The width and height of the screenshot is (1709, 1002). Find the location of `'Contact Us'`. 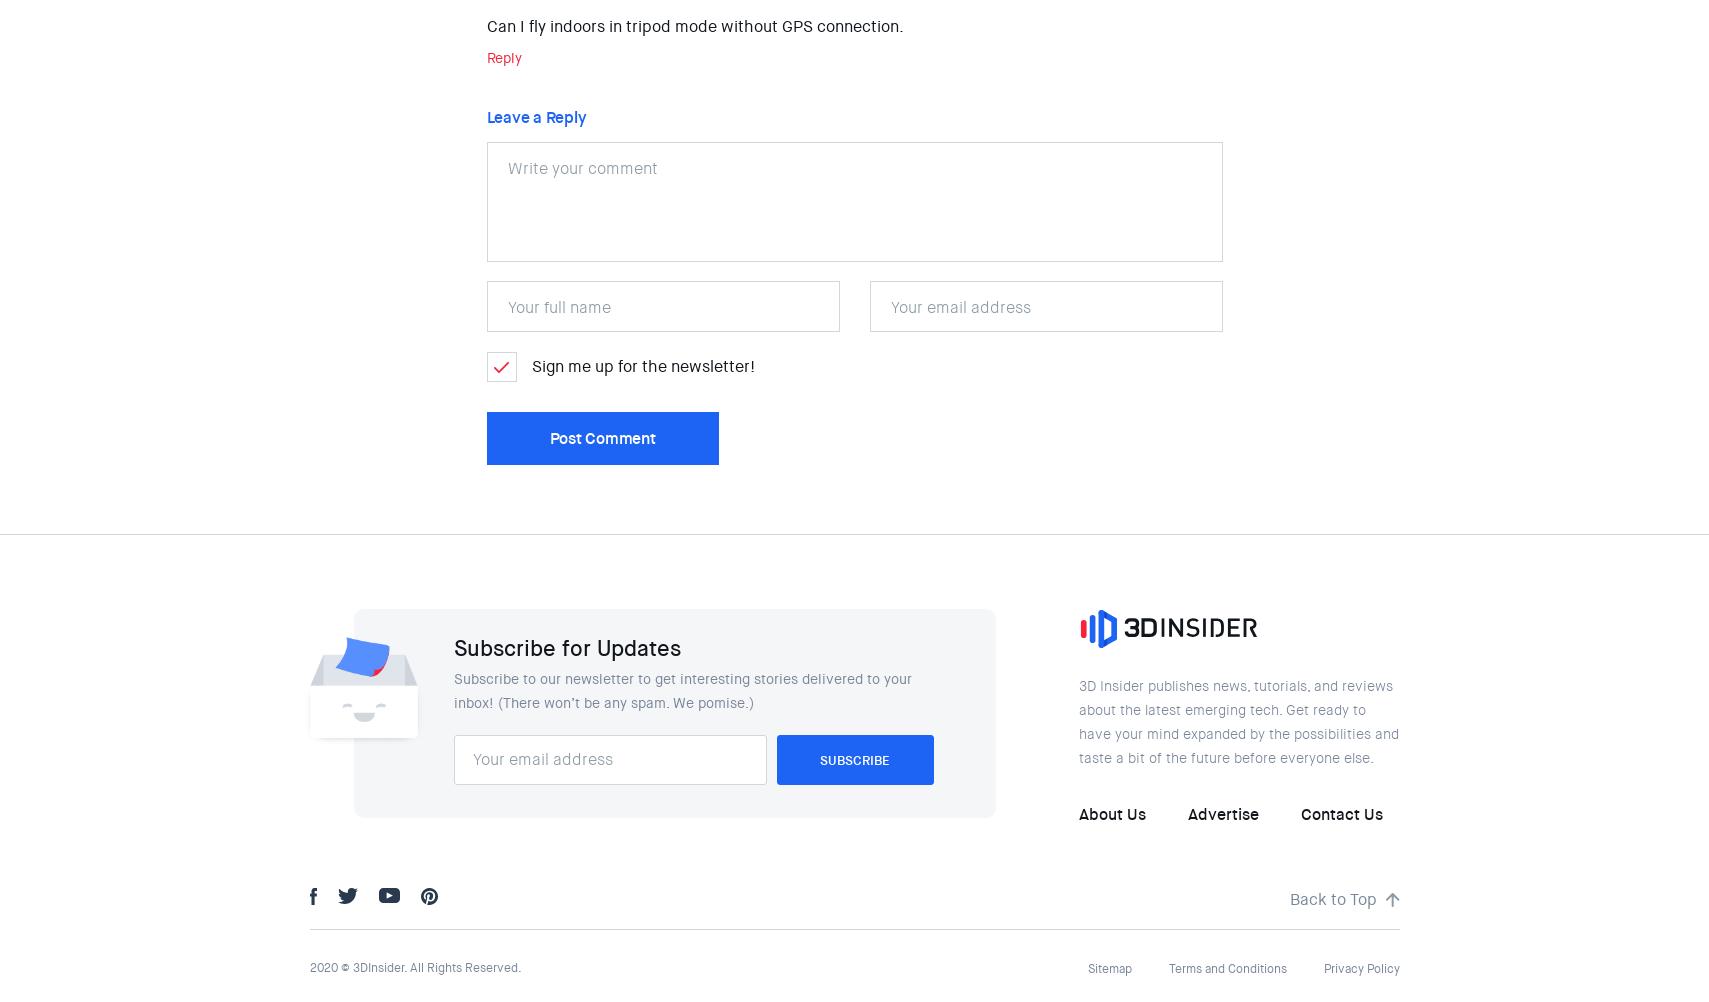

'Contact Us' is located at coordinates (1341, 813).